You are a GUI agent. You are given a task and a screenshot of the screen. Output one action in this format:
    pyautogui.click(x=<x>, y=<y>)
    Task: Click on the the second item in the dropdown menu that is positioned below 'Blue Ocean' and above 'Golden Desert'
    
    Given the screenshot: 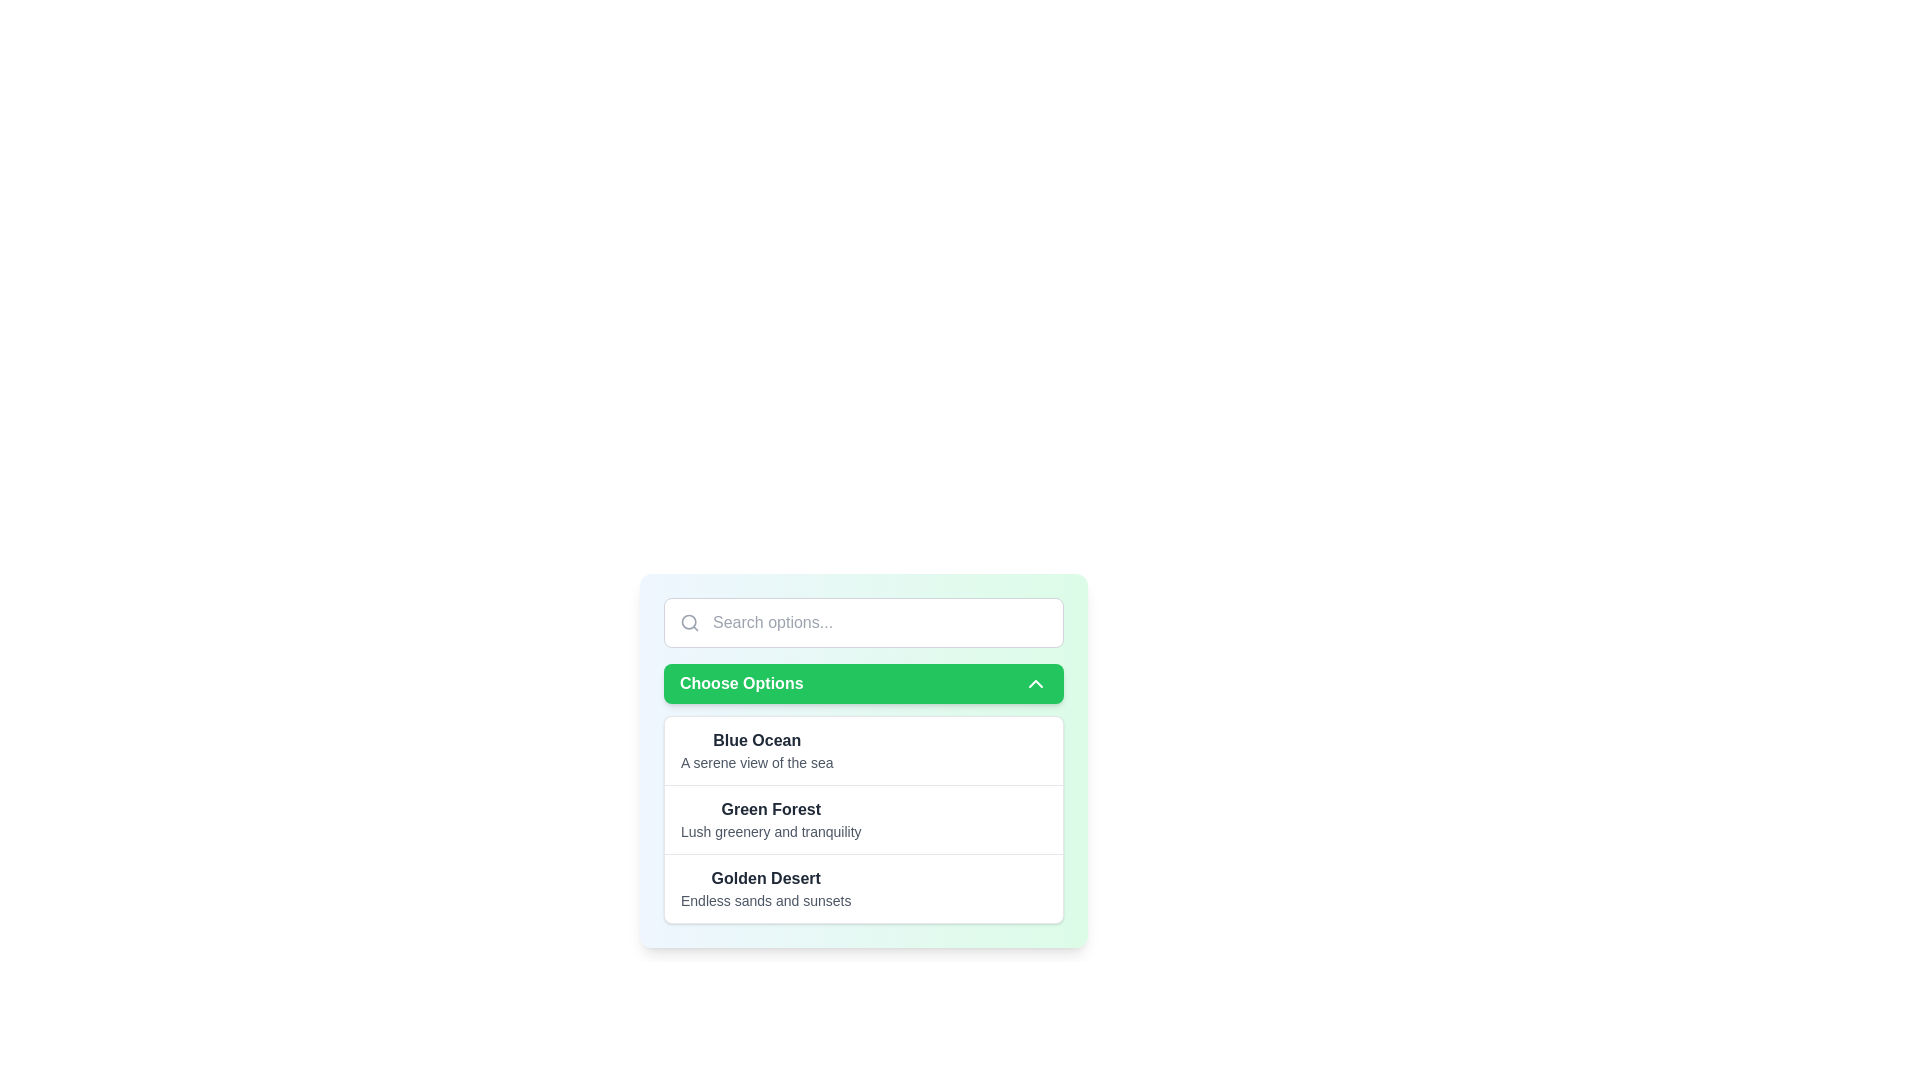 What is the action you would take?
    pyautogui.click(x=770, y=820)
    